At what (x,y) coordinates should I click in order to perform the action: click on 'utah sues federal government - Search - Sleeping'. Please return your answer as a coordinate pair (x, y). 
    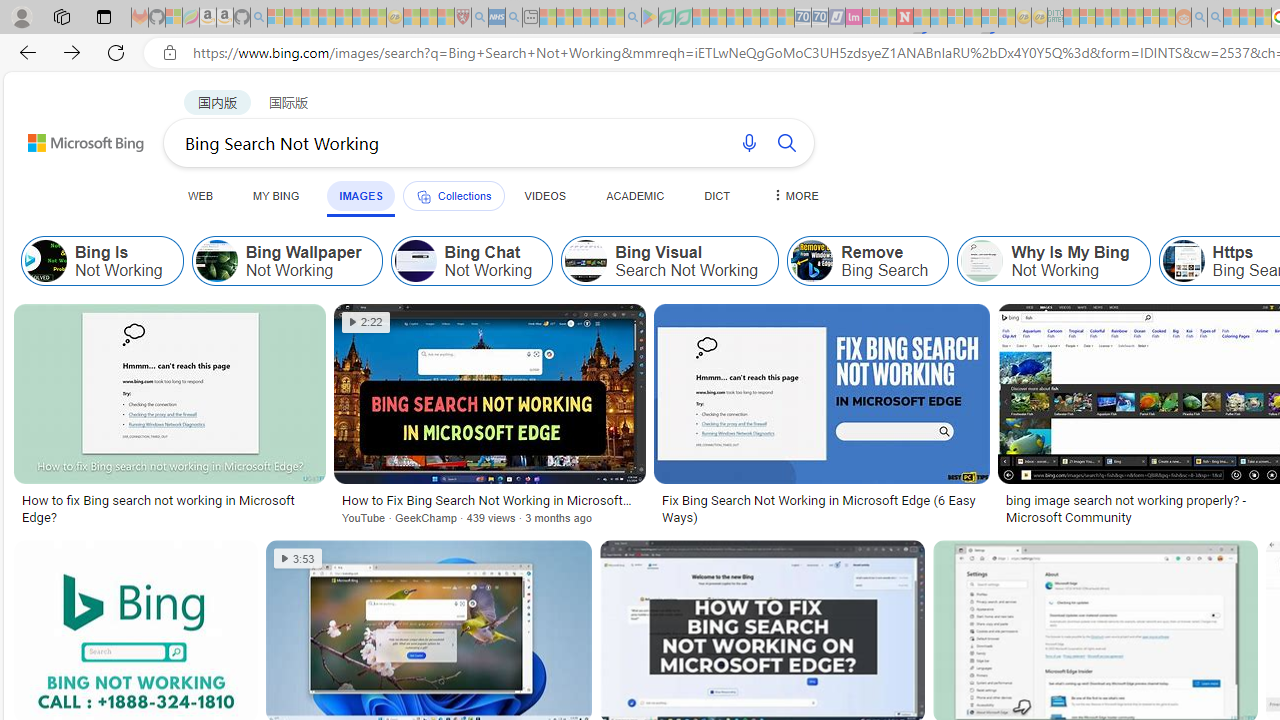
    Looking at the image, I should click on (513, 17).